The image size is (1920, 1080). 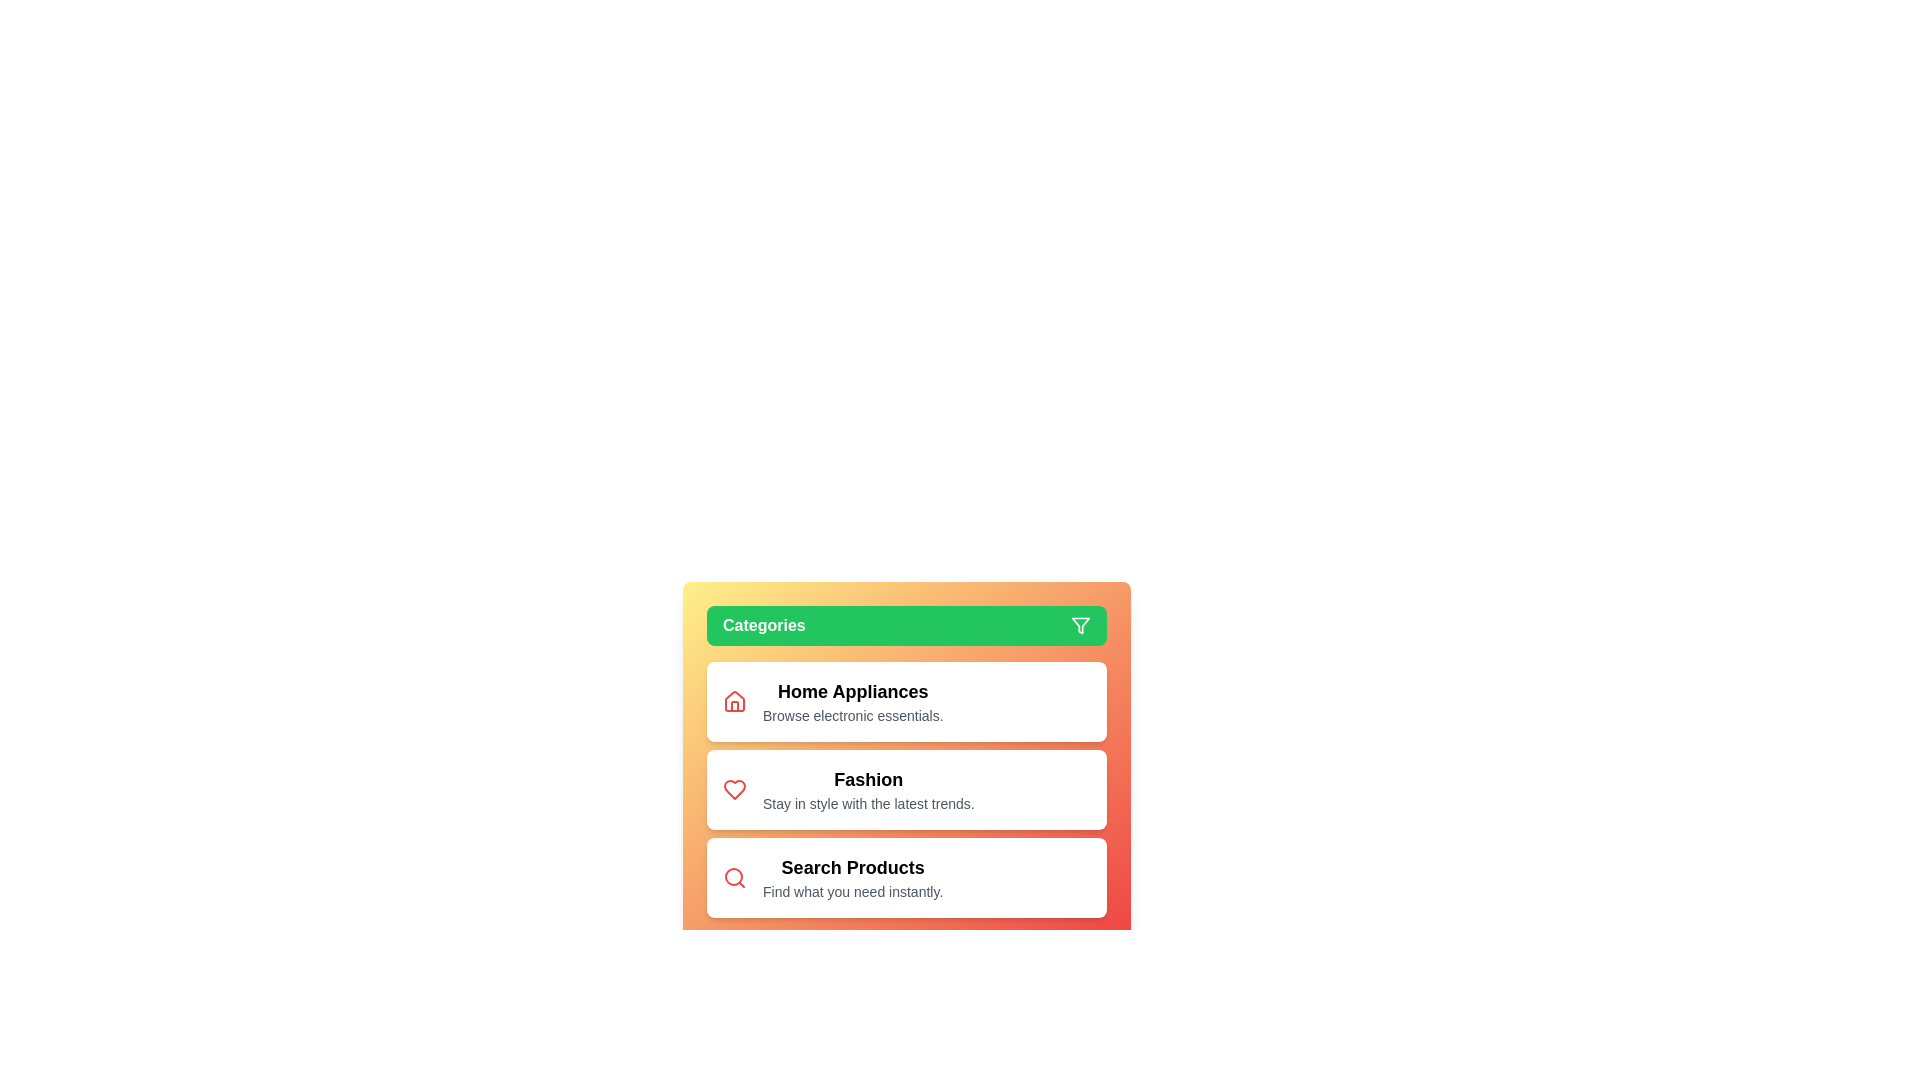 I want to click on the category item Fashion to view its hover effect, so click(x=868, y=789).